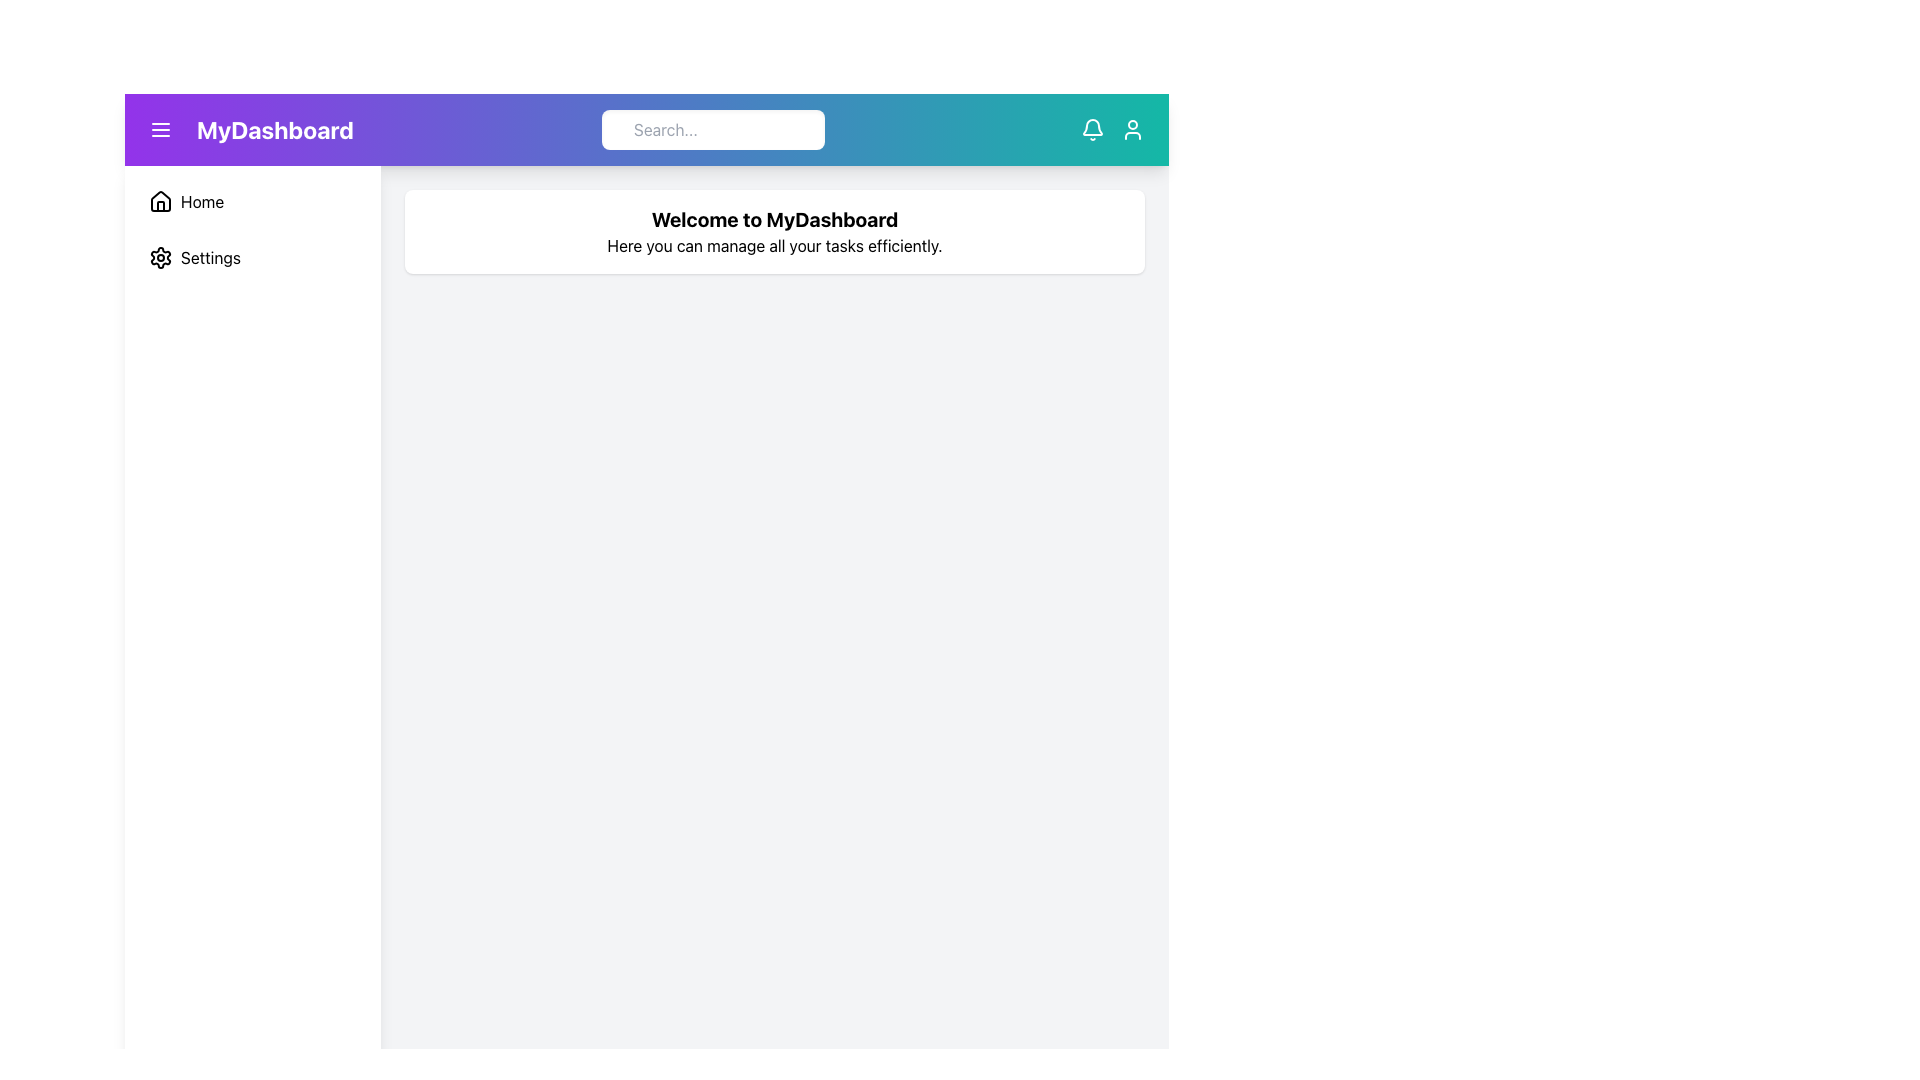 The height and width of the screenshot is (1080, 1920). Describe the element at coordinates (202, 201) in the screenshot. I see `the 'Home' text label in the left-hand vertical navigation panel` at that location.